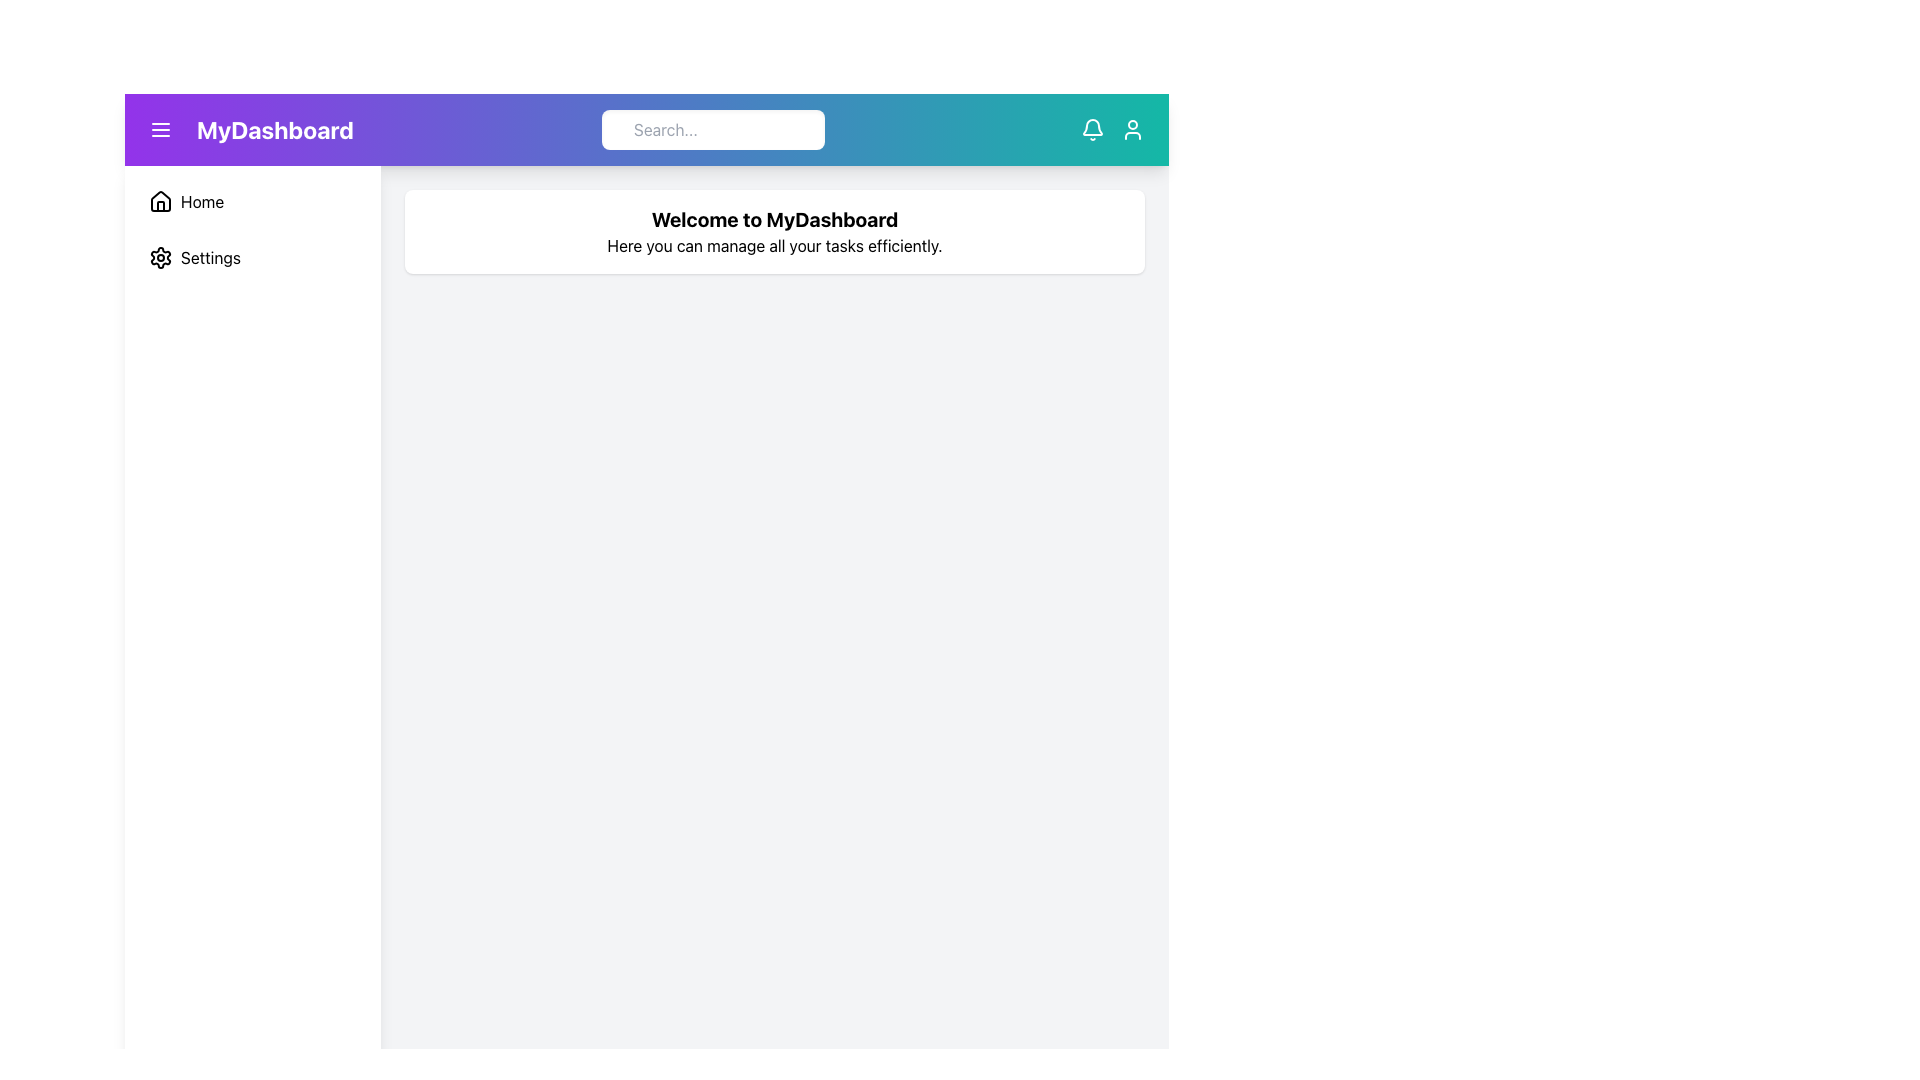 The height and width of the screenshot is (1080, 1920). Describe the element at coordinates (202, 201) in the screenshot. I see `the 'Home' text label in the left-hand vertical navigation panel` at that location.